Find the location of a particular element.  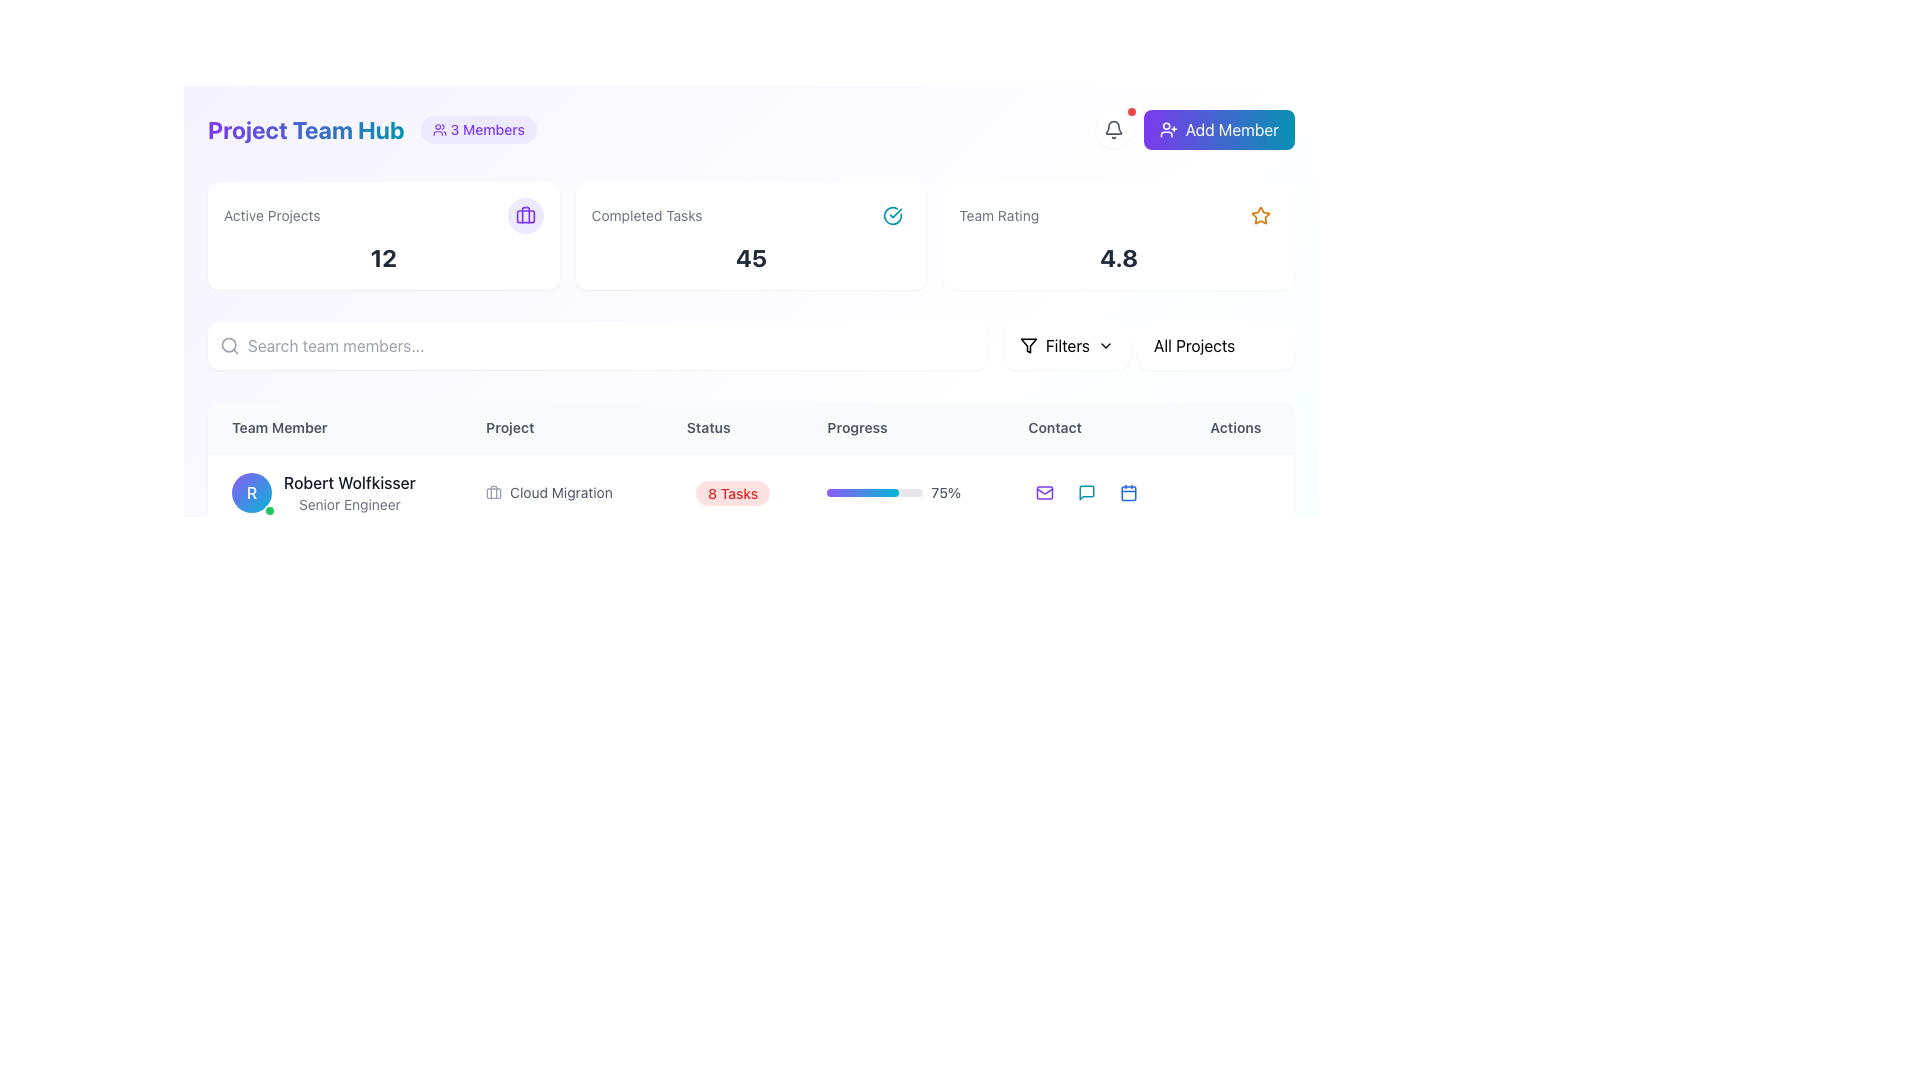

to select the first row of the interactive table displaying information about the team member Robert Wolfkisser, including project details and action icons is located at coordinates (750, 492).